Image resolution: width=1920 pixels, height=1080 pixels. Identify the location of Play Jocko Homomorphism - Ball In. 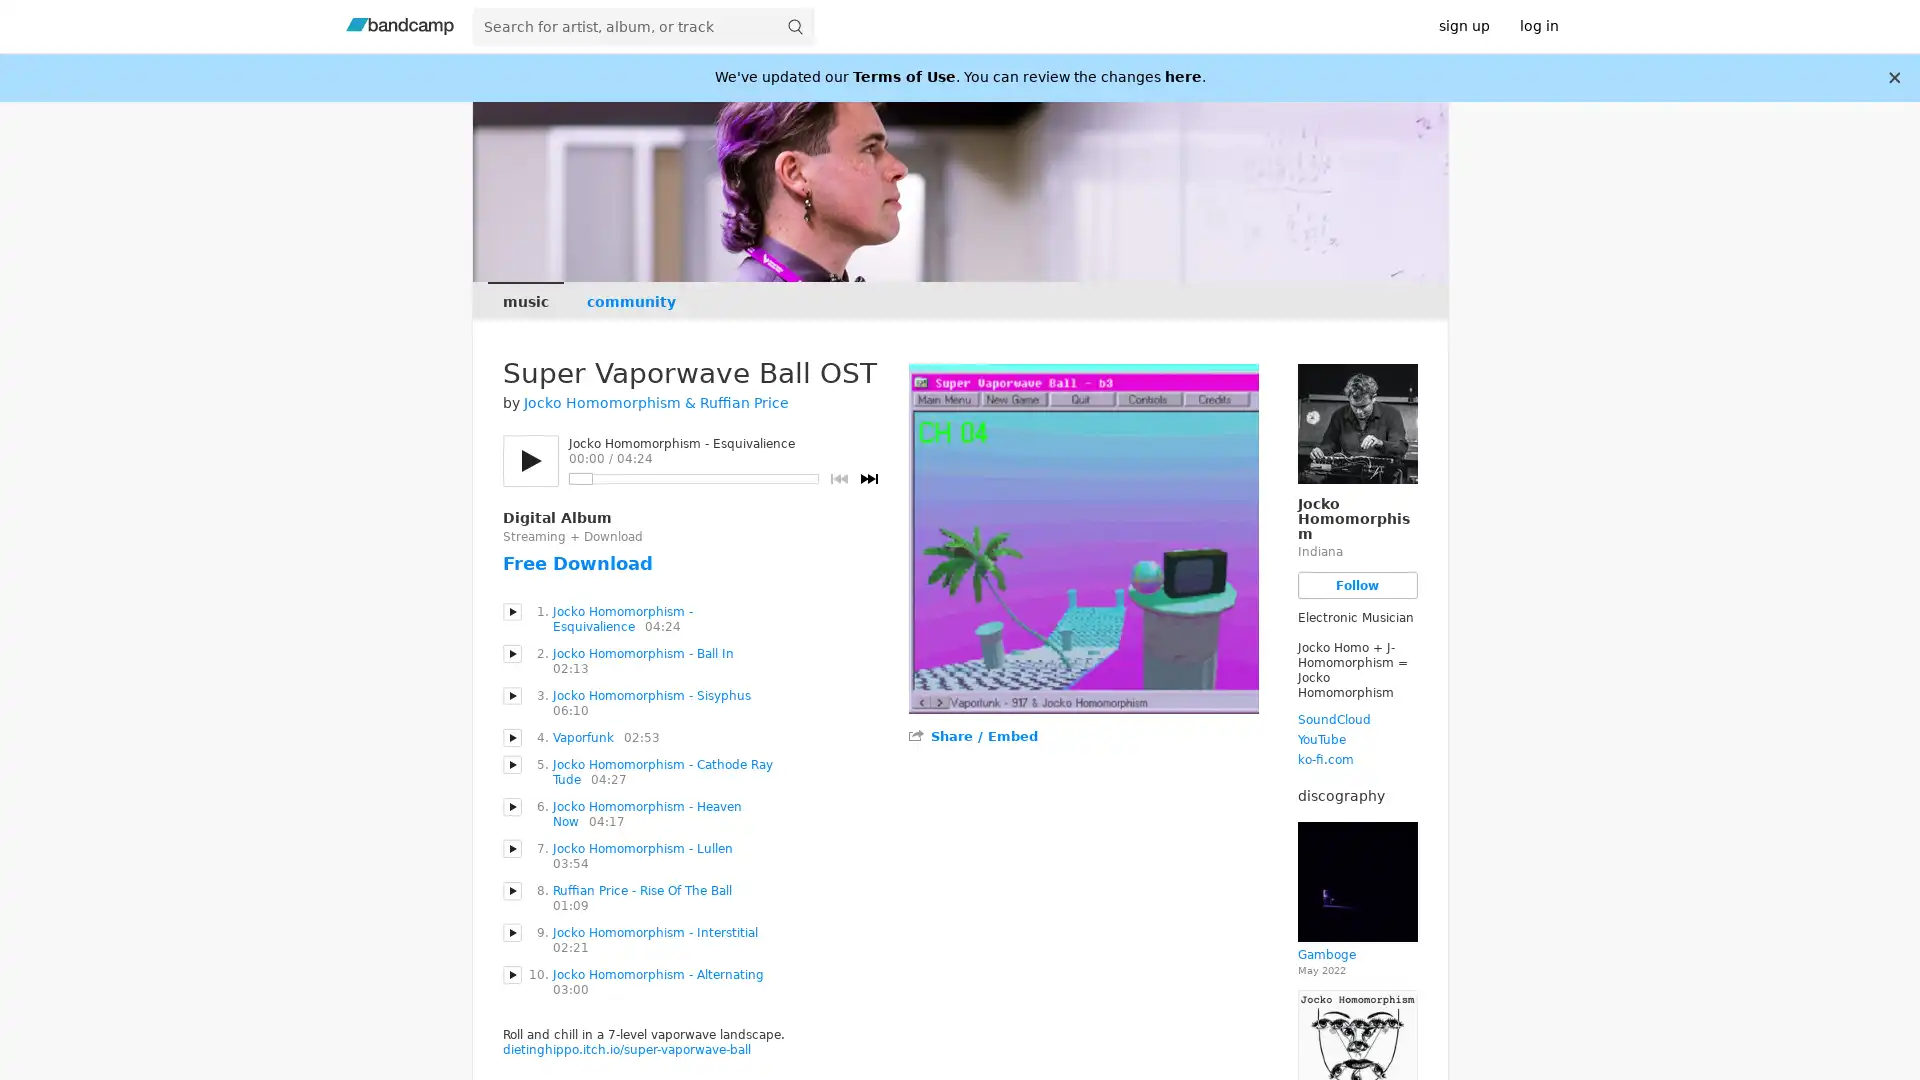
(511, 654).